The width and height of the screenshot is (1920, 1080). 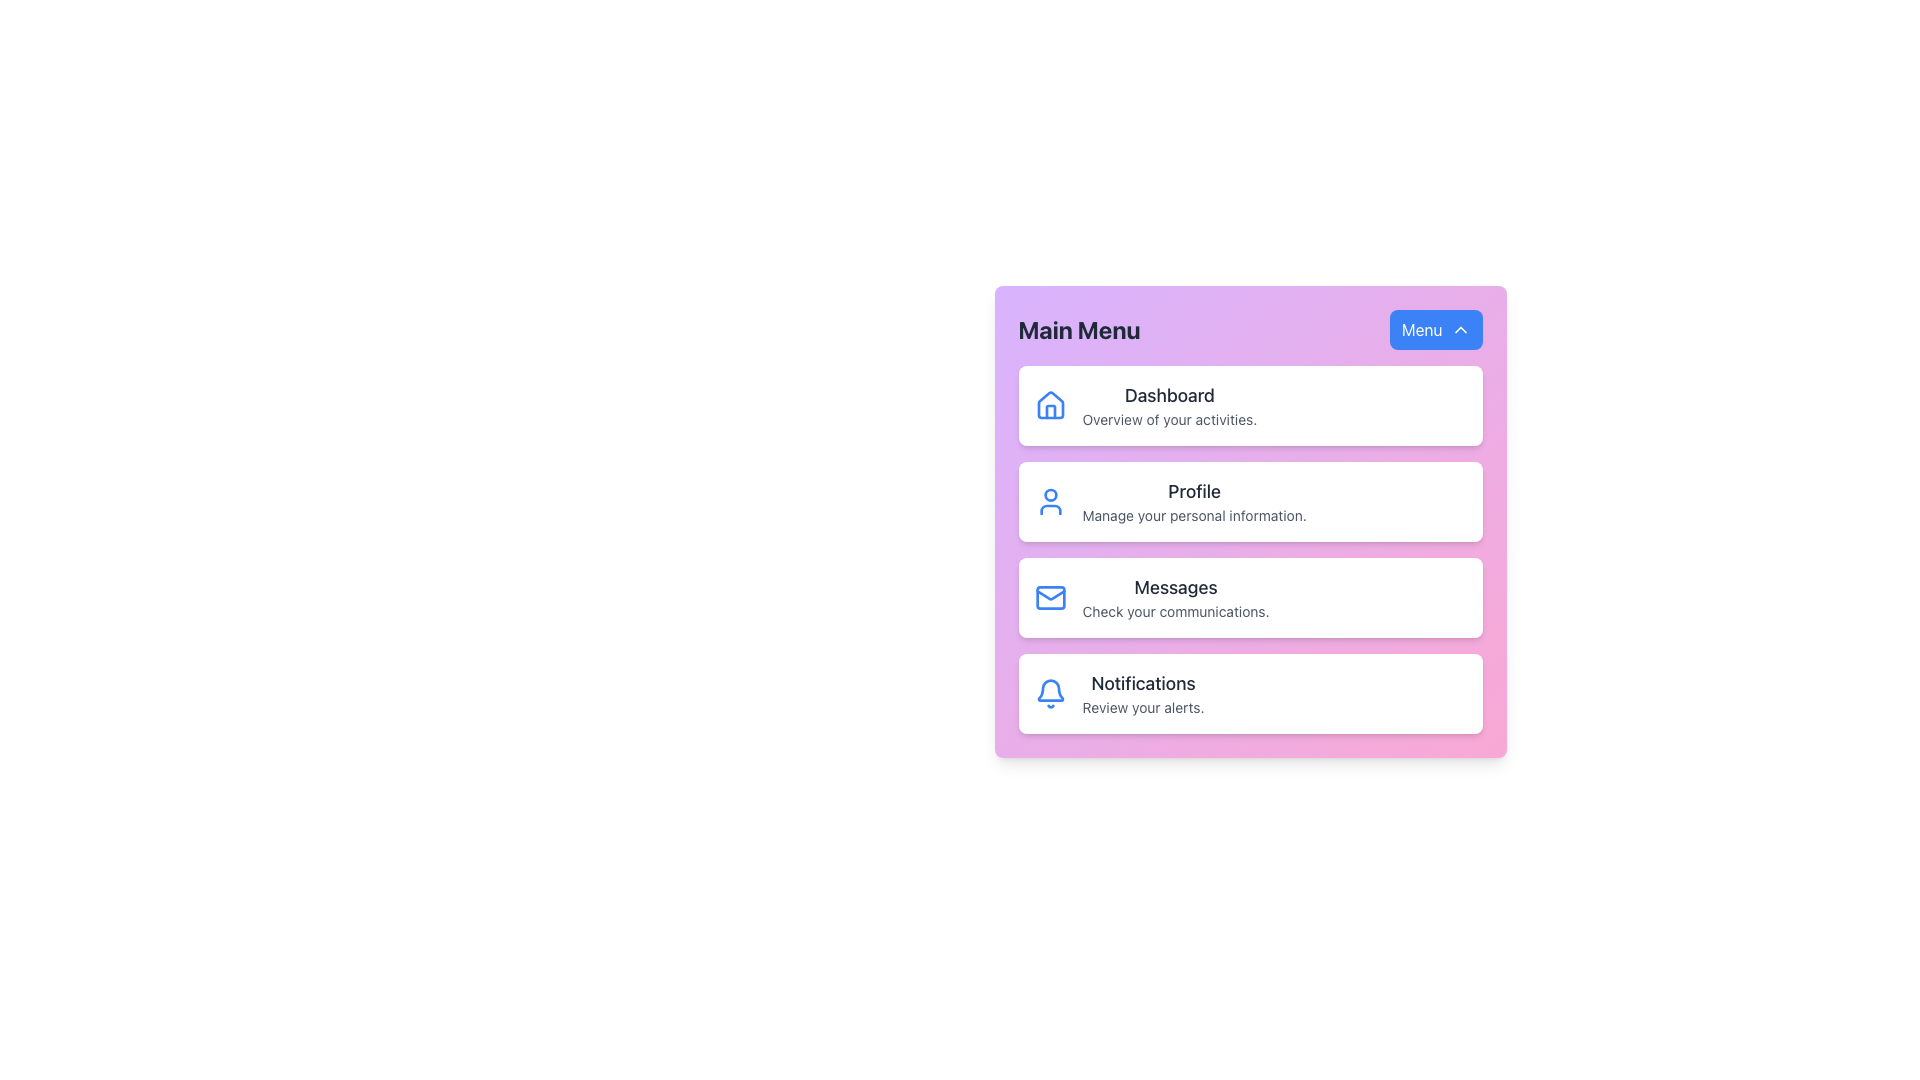 I want to click on description conveyed by the text block labeled 'Messages' which contains the bold text 'Messages' and the smaller gray text 'Check your communications.', so click(x=1176, y=596).